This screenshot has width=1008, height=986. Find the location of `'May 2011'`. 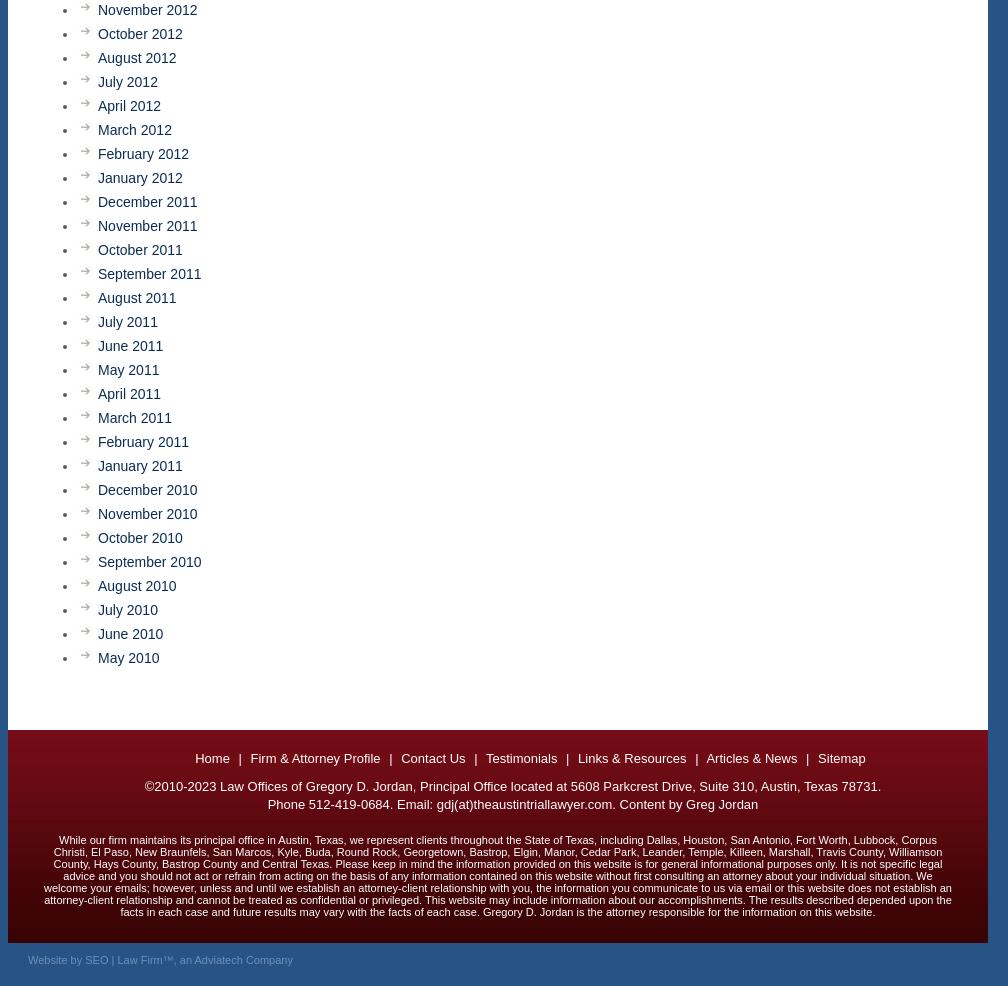

'May 2011' is located at coordinates (128, 369).